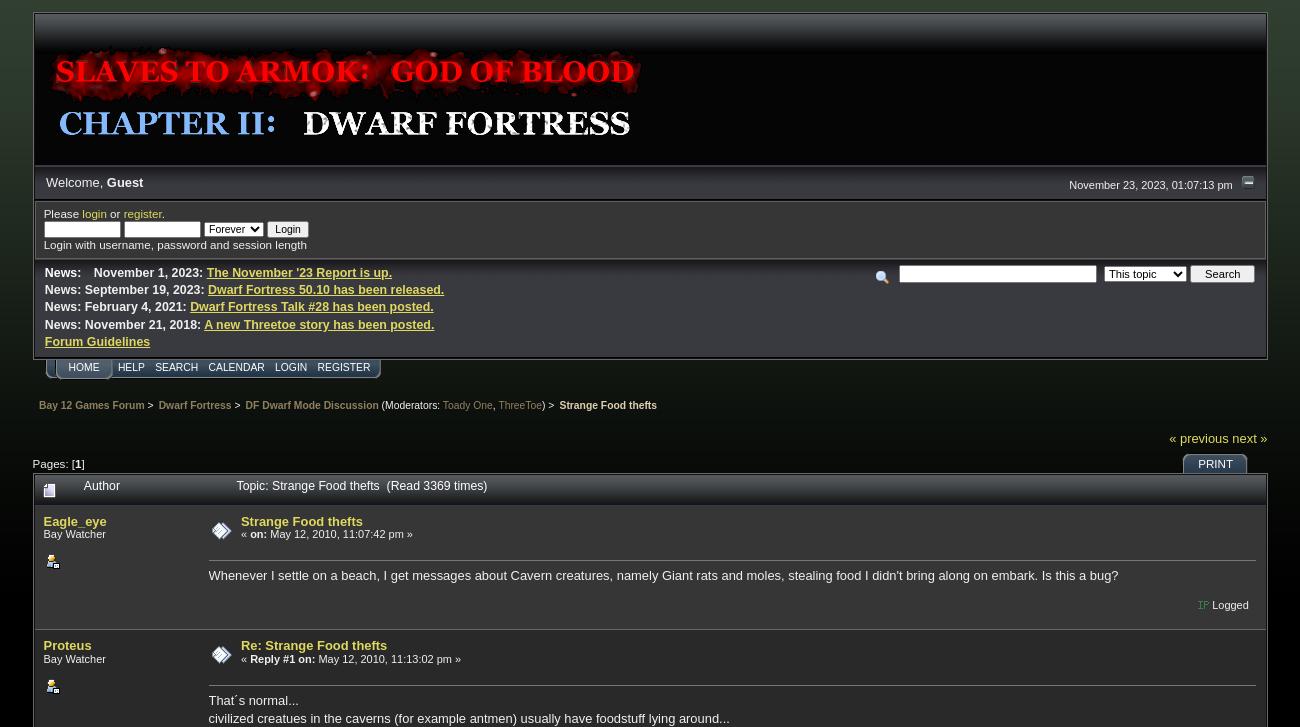 The image size is (1300, 727). Describe the element at coordinates (1249, 436) in the screenshot. I see `'next »'` at that location.